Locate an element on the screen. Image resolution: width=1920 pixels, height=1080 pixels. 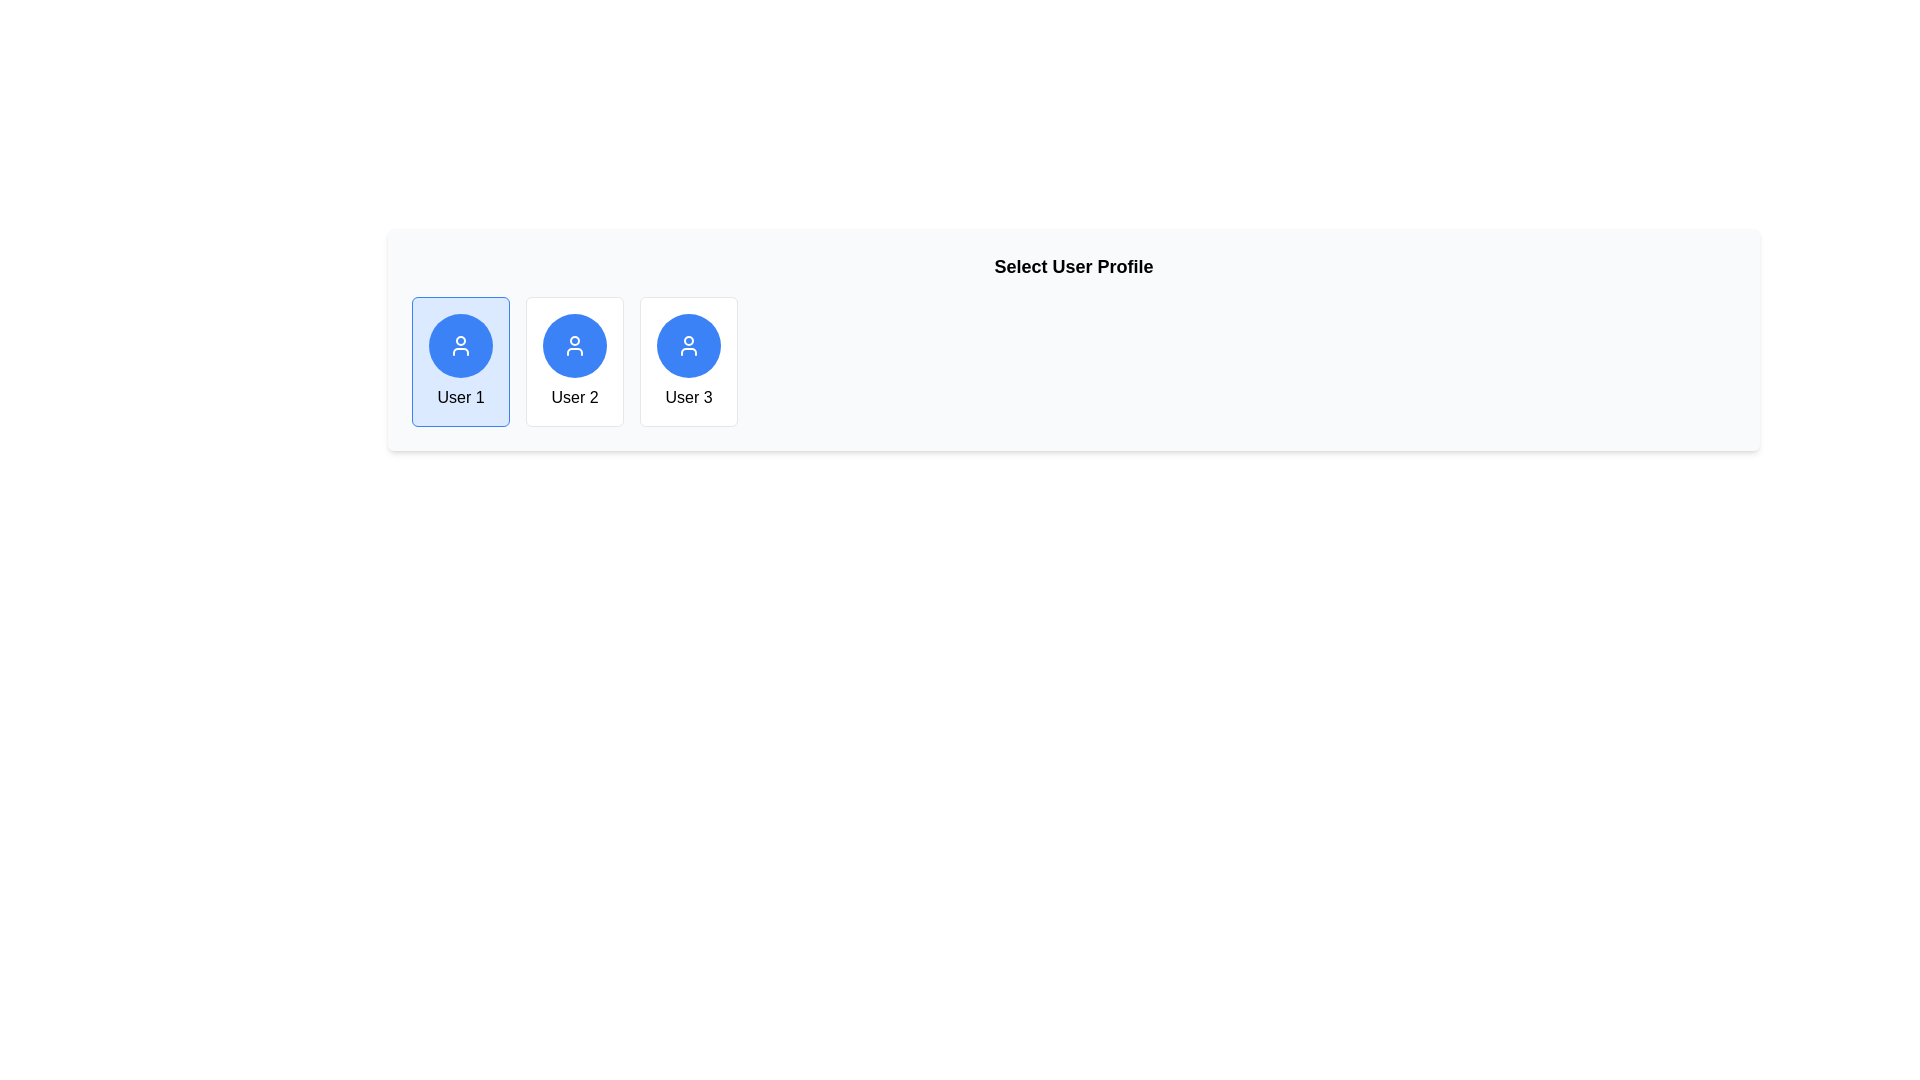
the user icon representing 'User 2', which is a white icon in a blue circular background above the label 'User 2' is located at coordinates (574, 345).